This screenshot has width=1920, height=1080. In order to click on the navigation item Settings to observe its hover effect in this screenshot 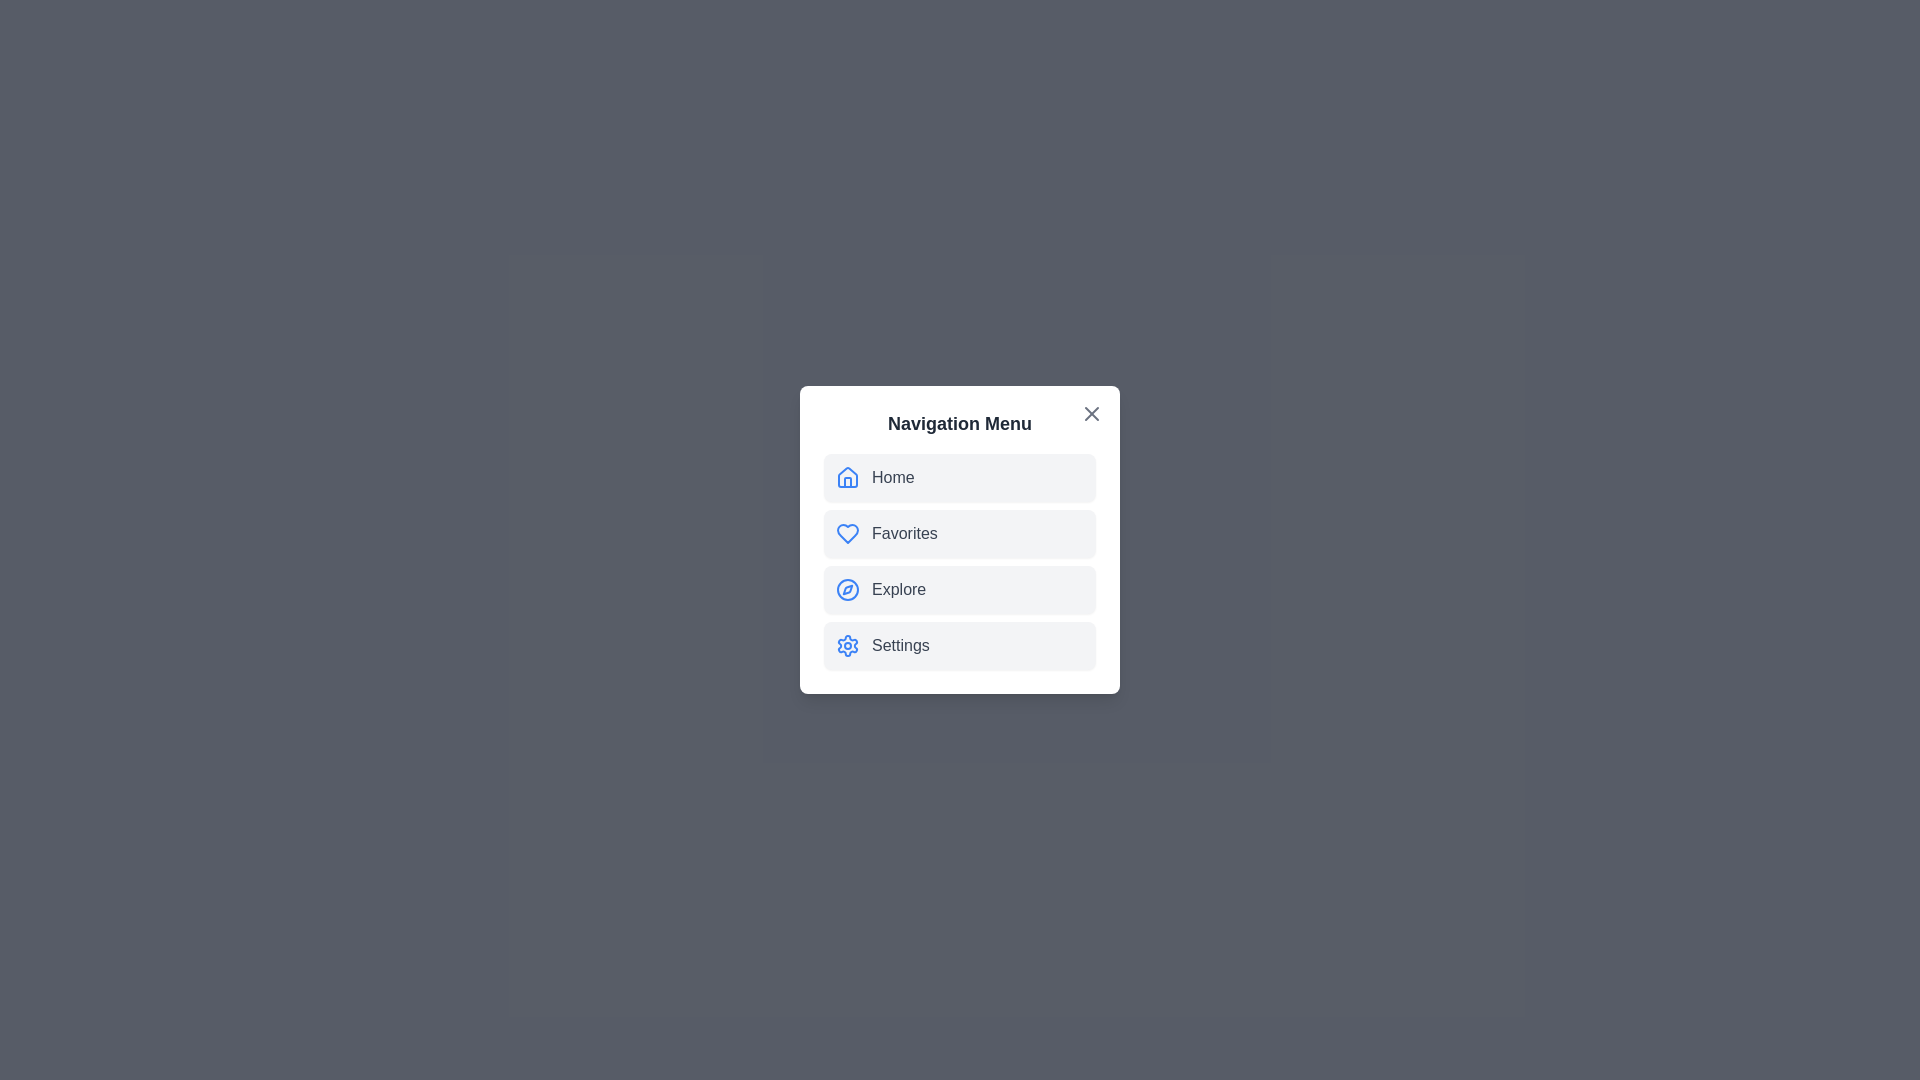, I will do `click(960, 645)`.